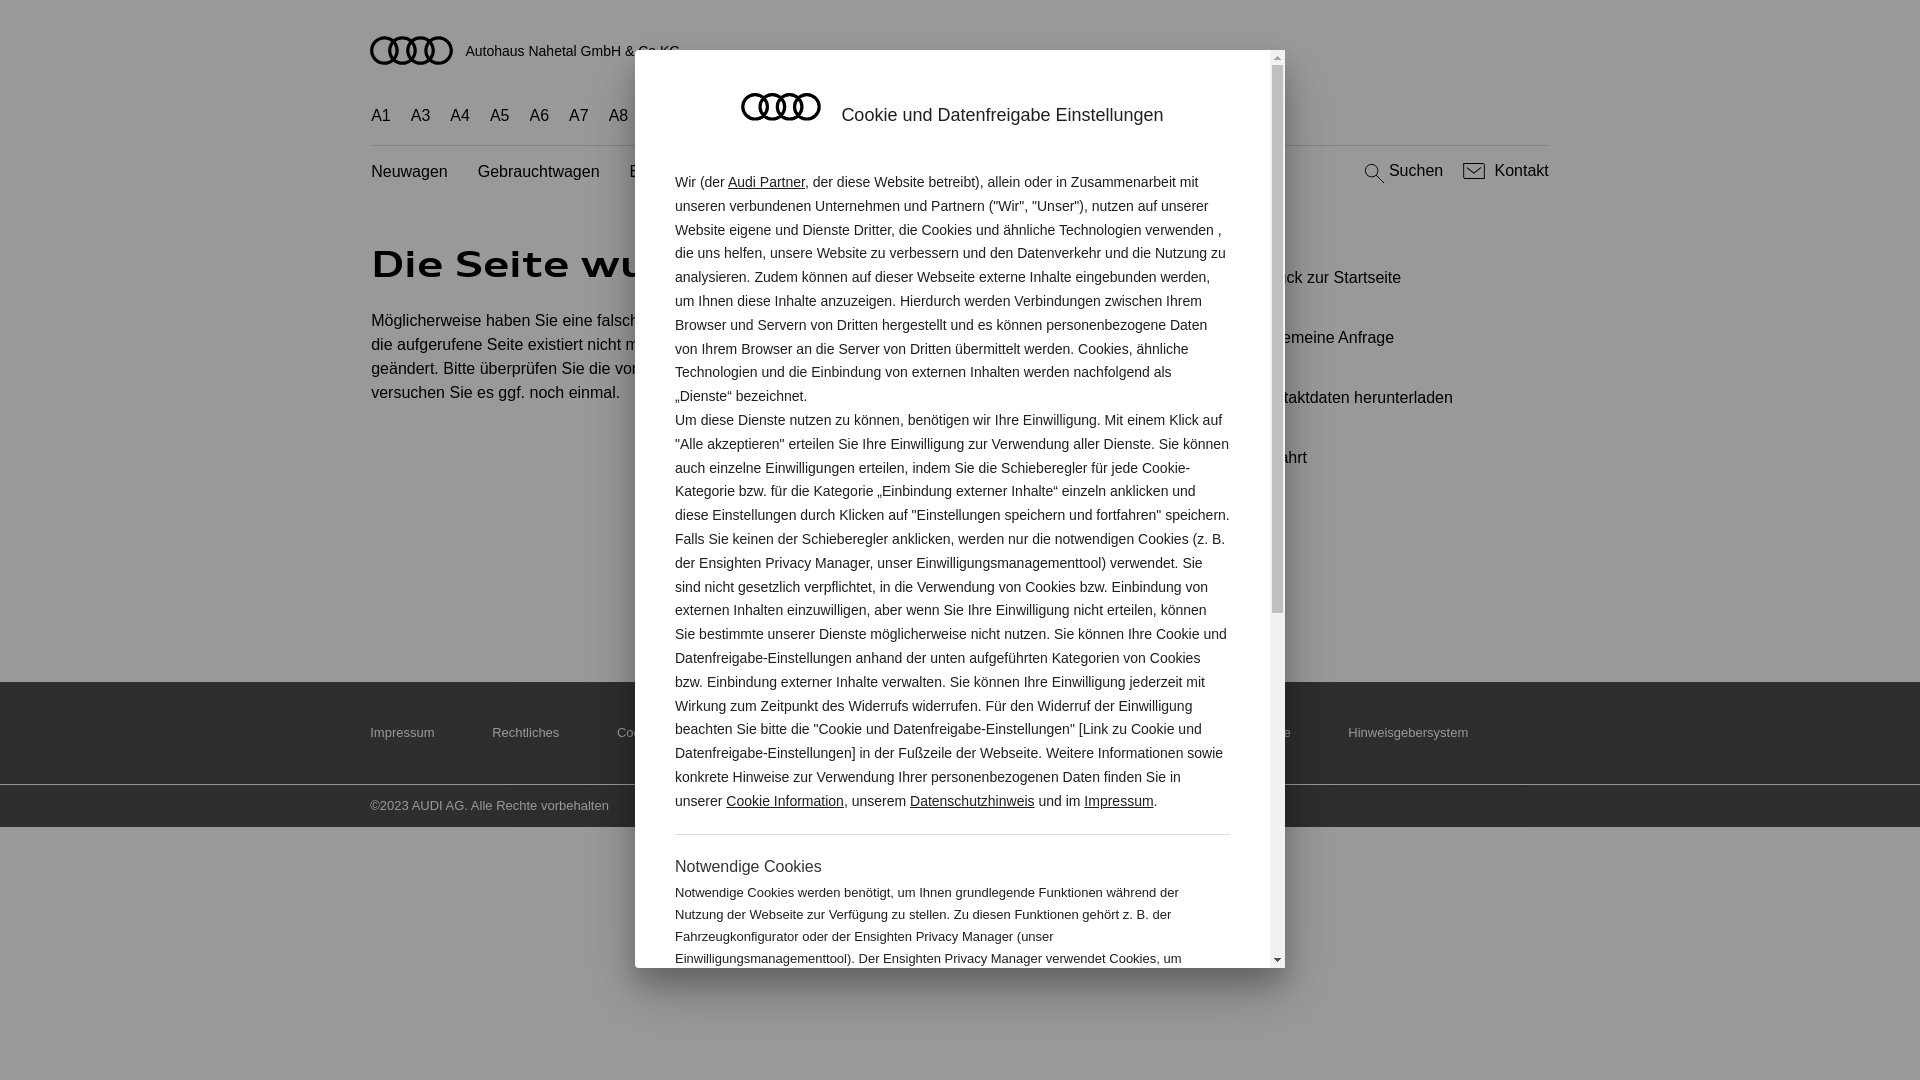 The width and height of the screenshot is (1920, 1080). Describe the element at coordinates (910, 115) in the screenshot. I see `'Q8'` at that location.